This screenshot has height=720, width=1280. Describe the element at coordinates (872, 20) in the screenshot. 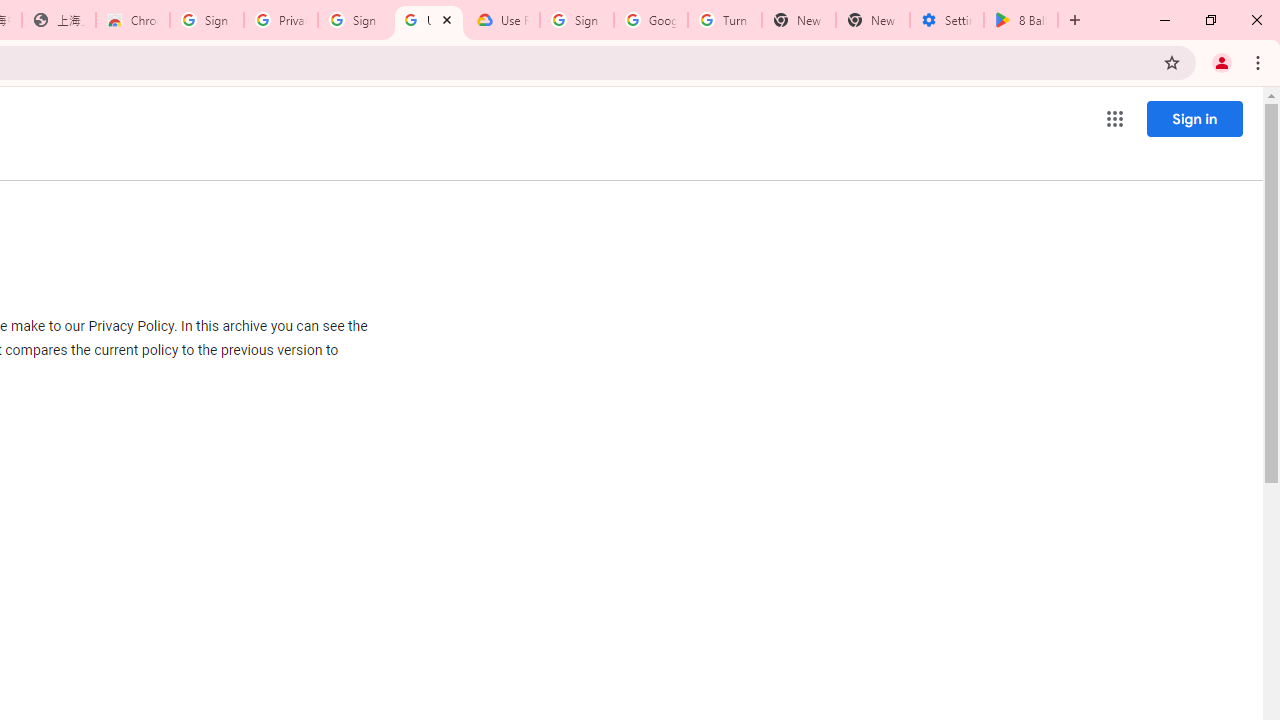

I see `'New Tab'` at that location.